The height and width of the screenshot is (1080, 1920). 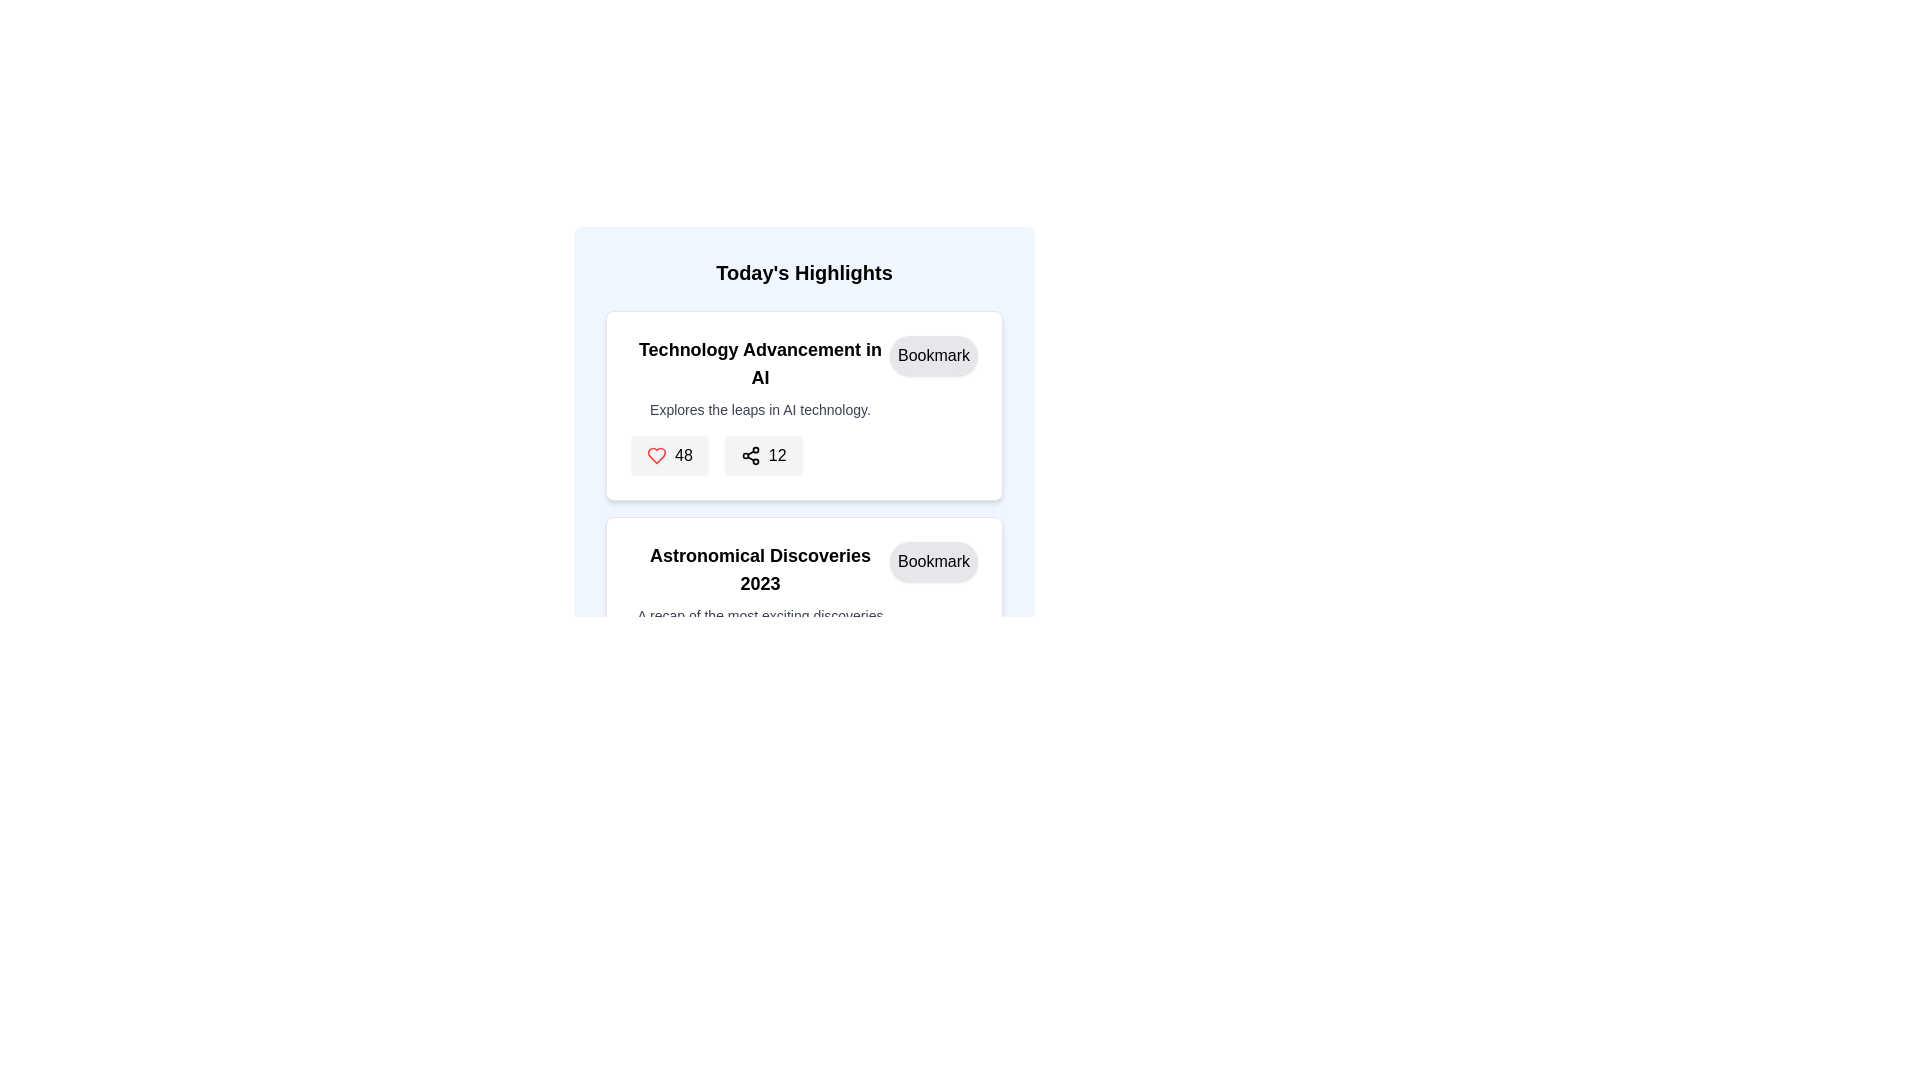 I want to click on title and subtitle of the content preview for 'Technology Advancement in AI' located in the top card of the 'Today's Highlights' section, so click(x=804, y=378).